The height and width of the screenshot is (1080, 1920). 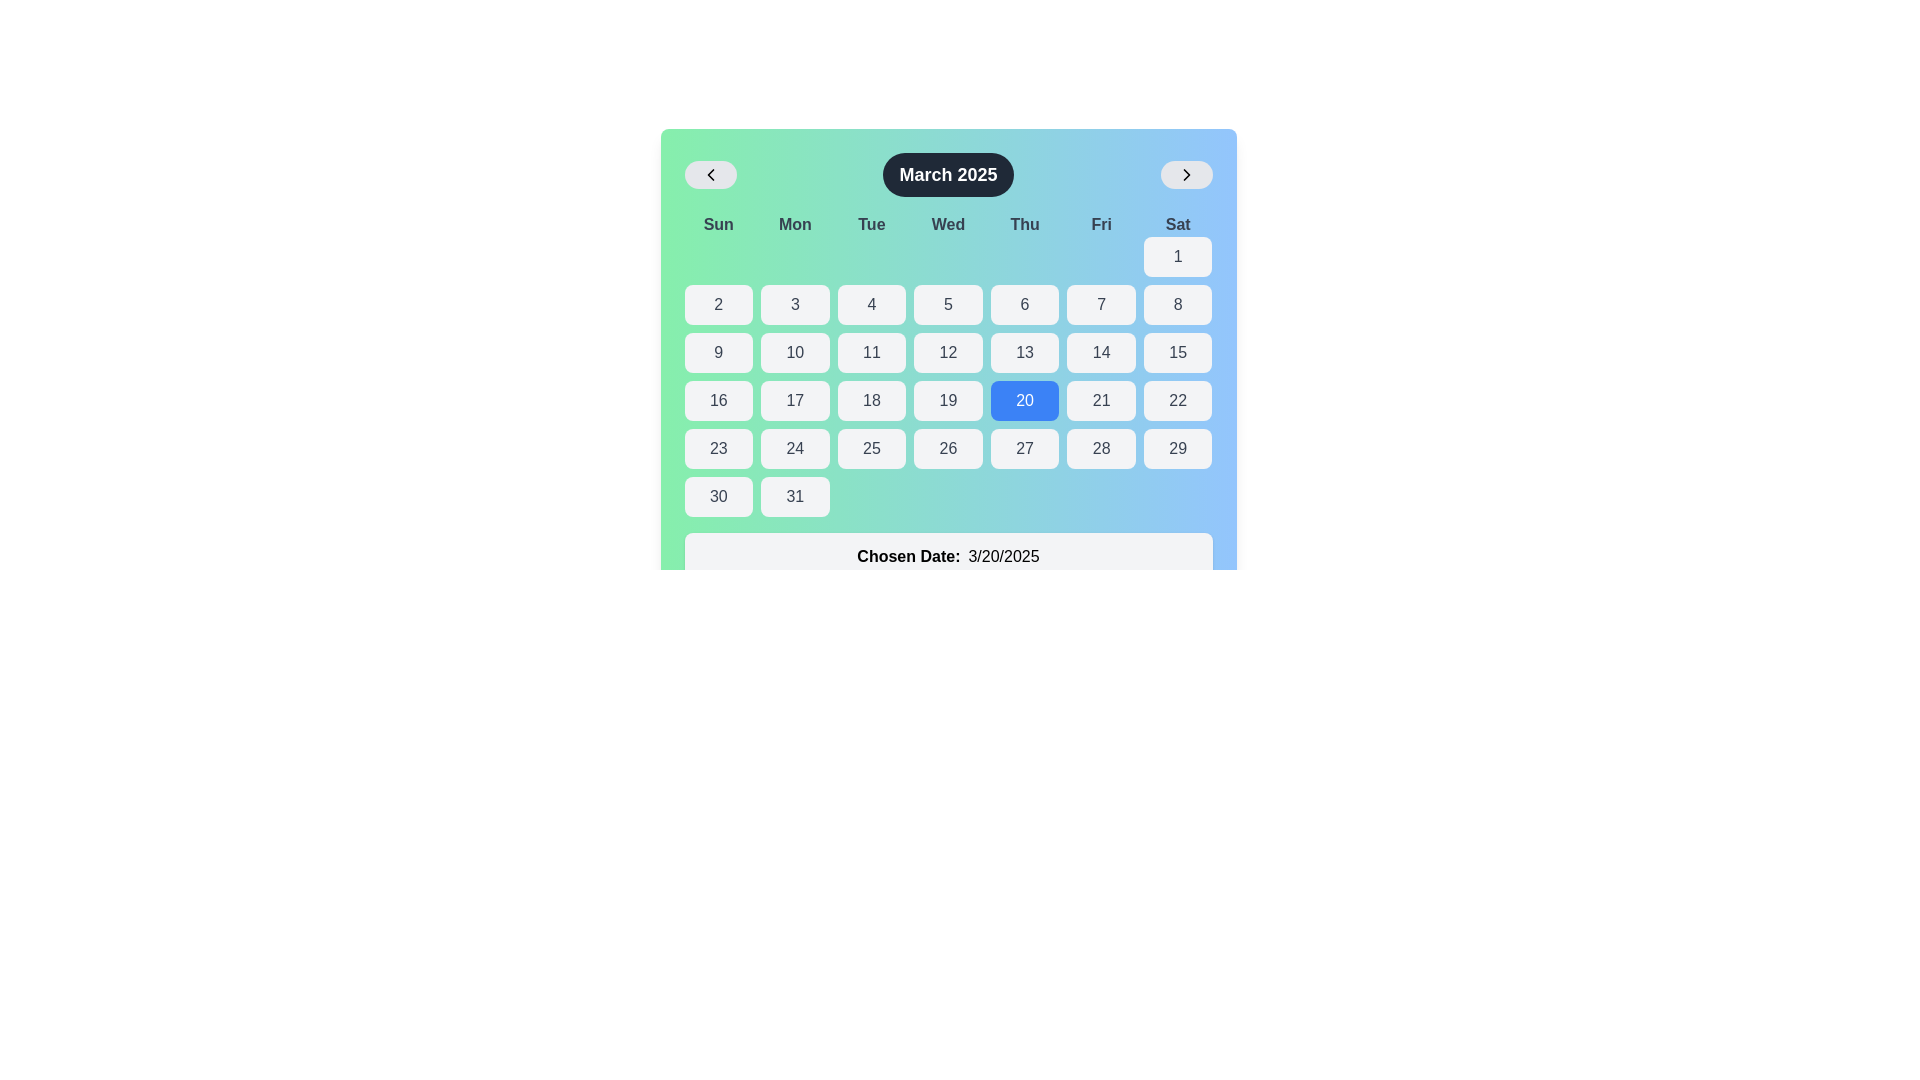 What do you see at coordinates (1025, 401) in the screenshot?
I see `the selectable date button for March 20, 2025, located in the fourth row and fourth column of the calendar grid layout` at bounding box center [1025, 401].